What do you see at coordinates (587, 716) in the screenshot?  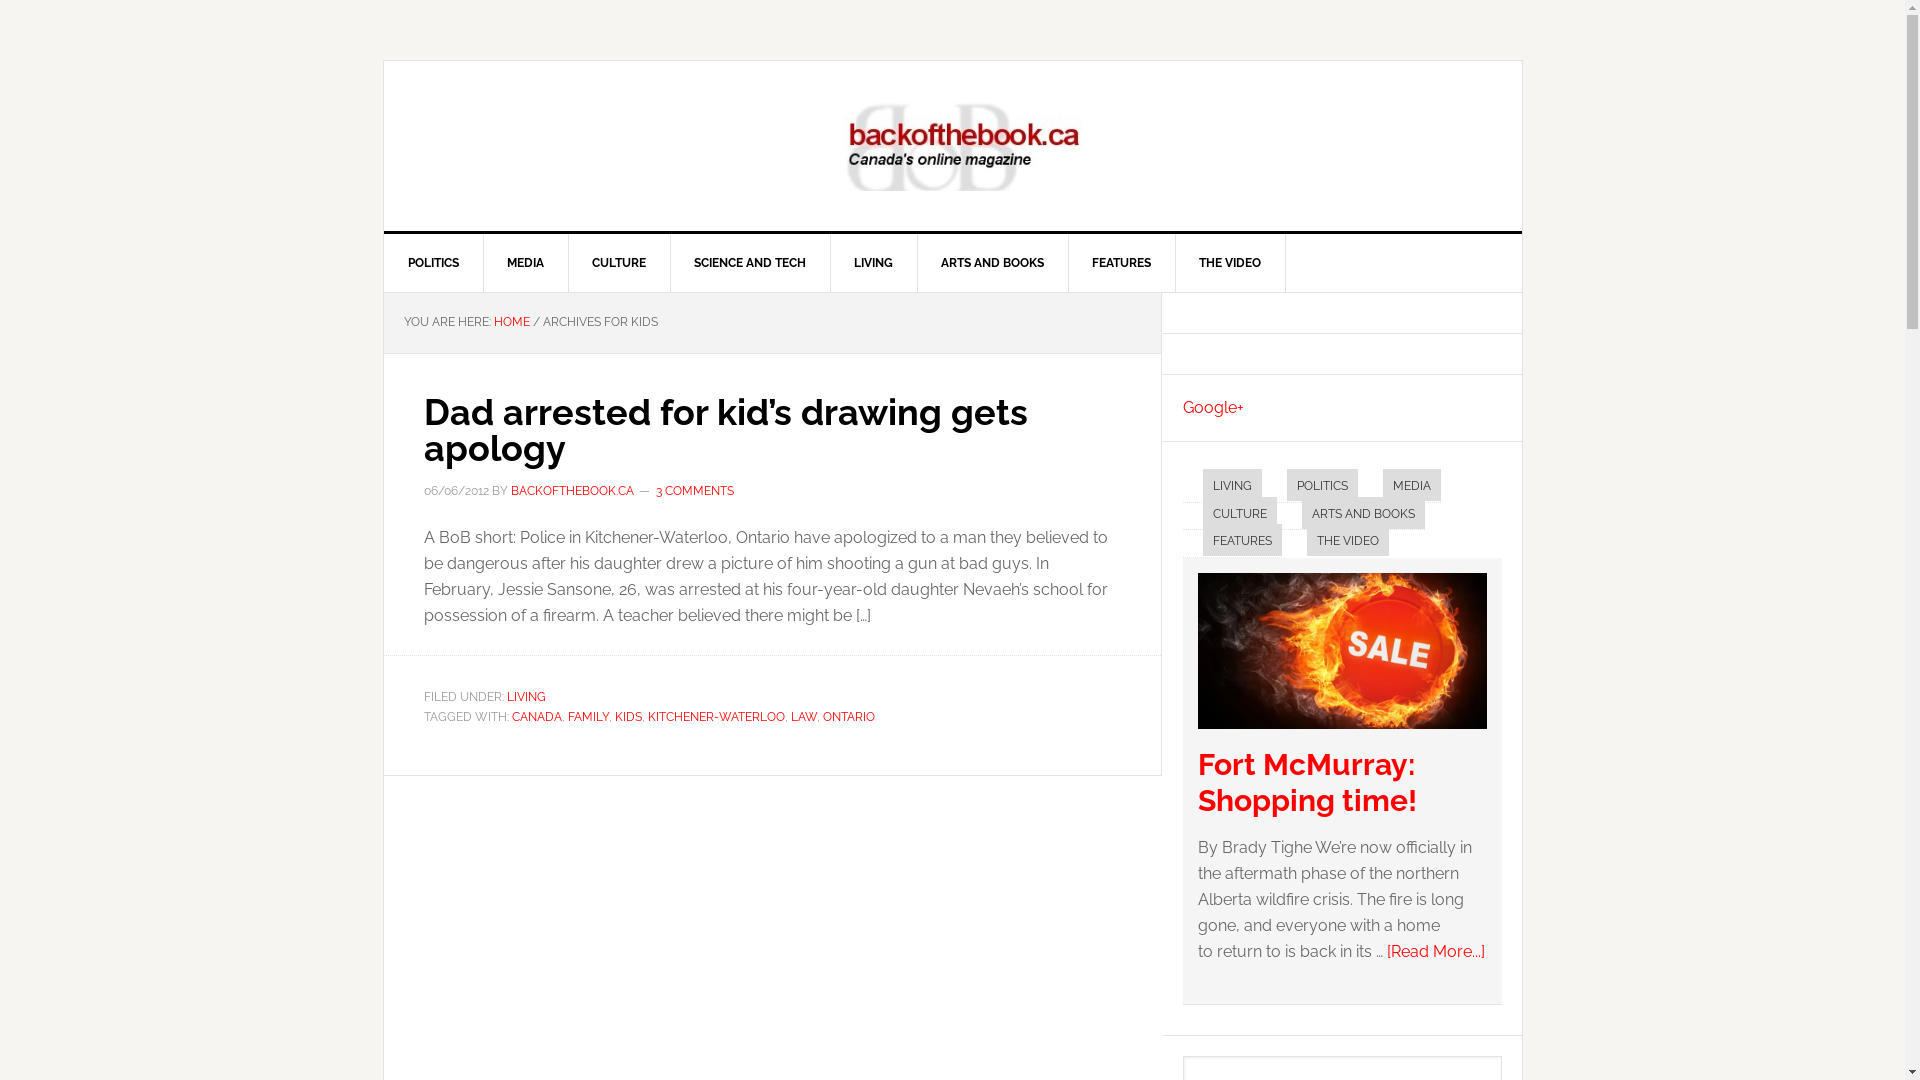 I see `'FAMILY'` at bounding box center [587, 716].